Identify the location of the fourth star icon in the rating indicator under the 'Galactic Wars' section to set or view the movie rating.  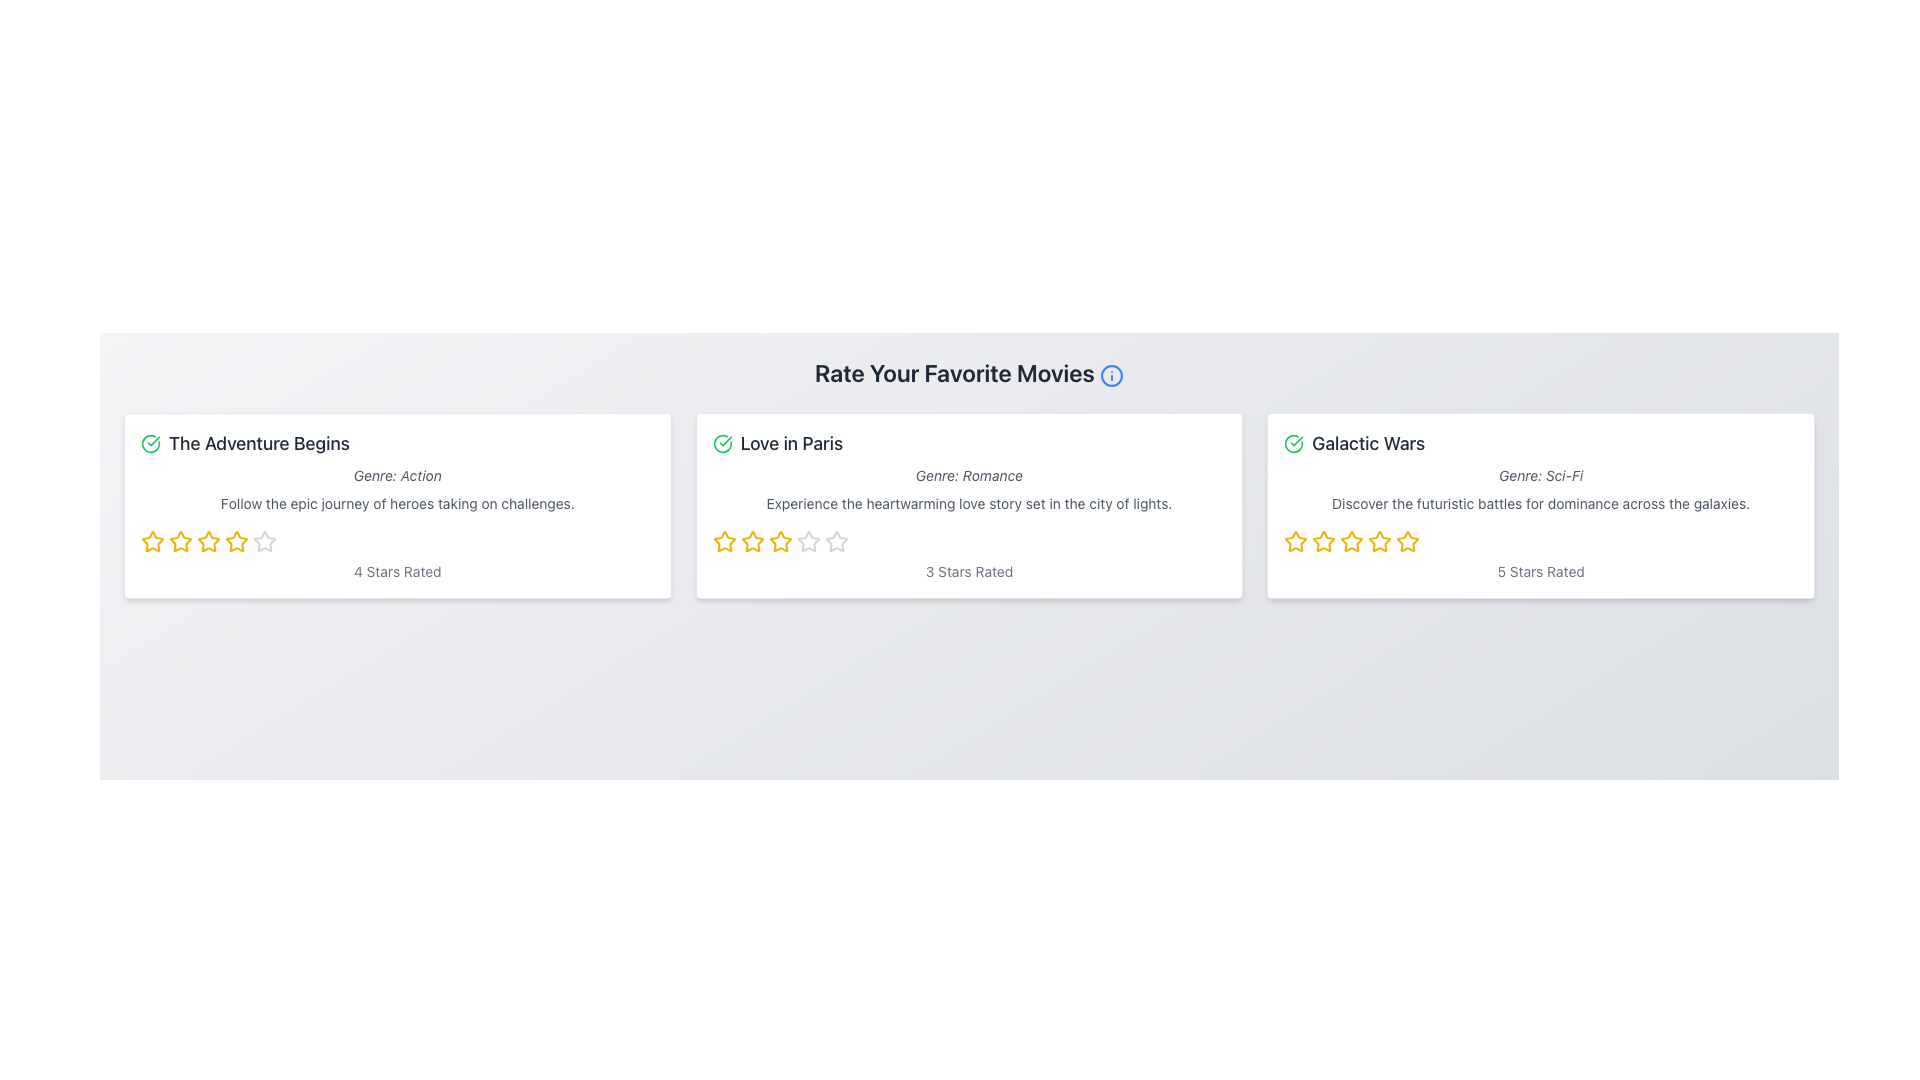
(1379, 541).